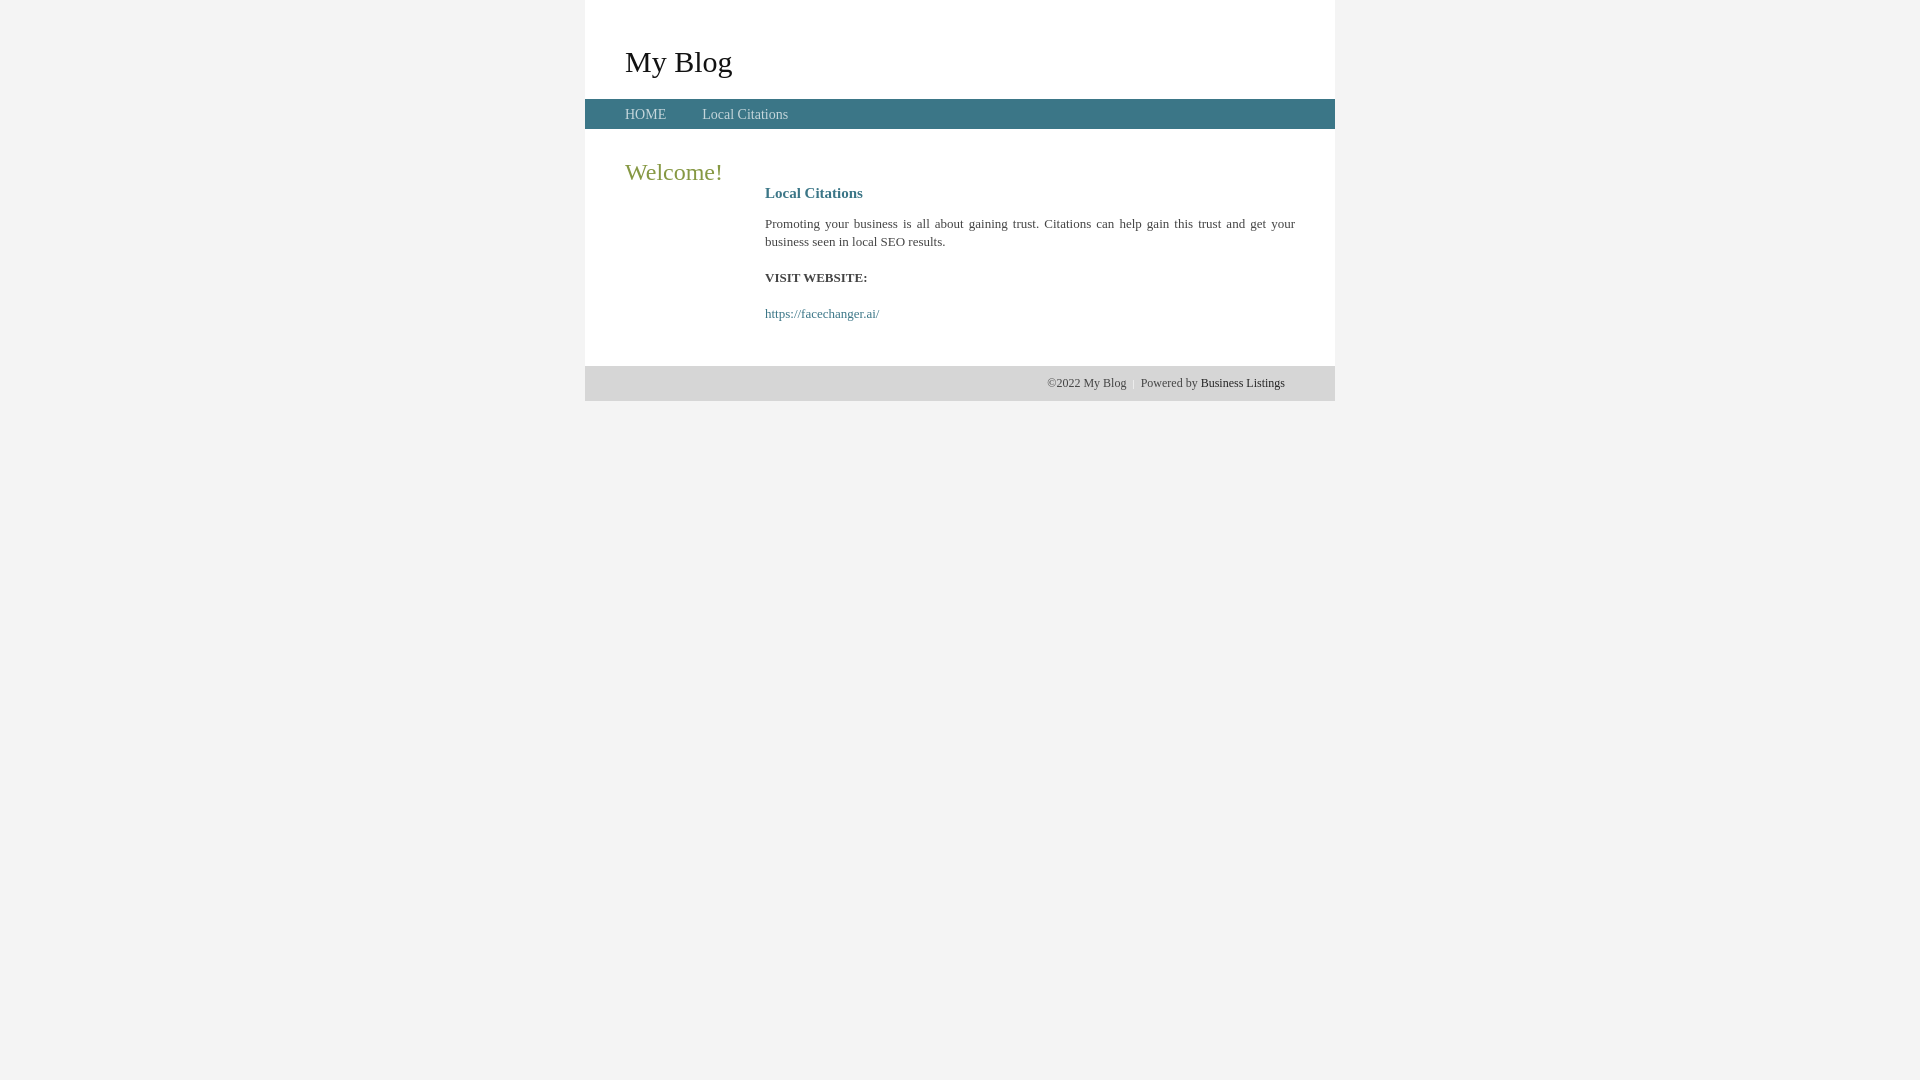 The height and width of the screenshot is (1080, 1920). I want to click on 'https://facechanger.ai/', so click(821, 313).